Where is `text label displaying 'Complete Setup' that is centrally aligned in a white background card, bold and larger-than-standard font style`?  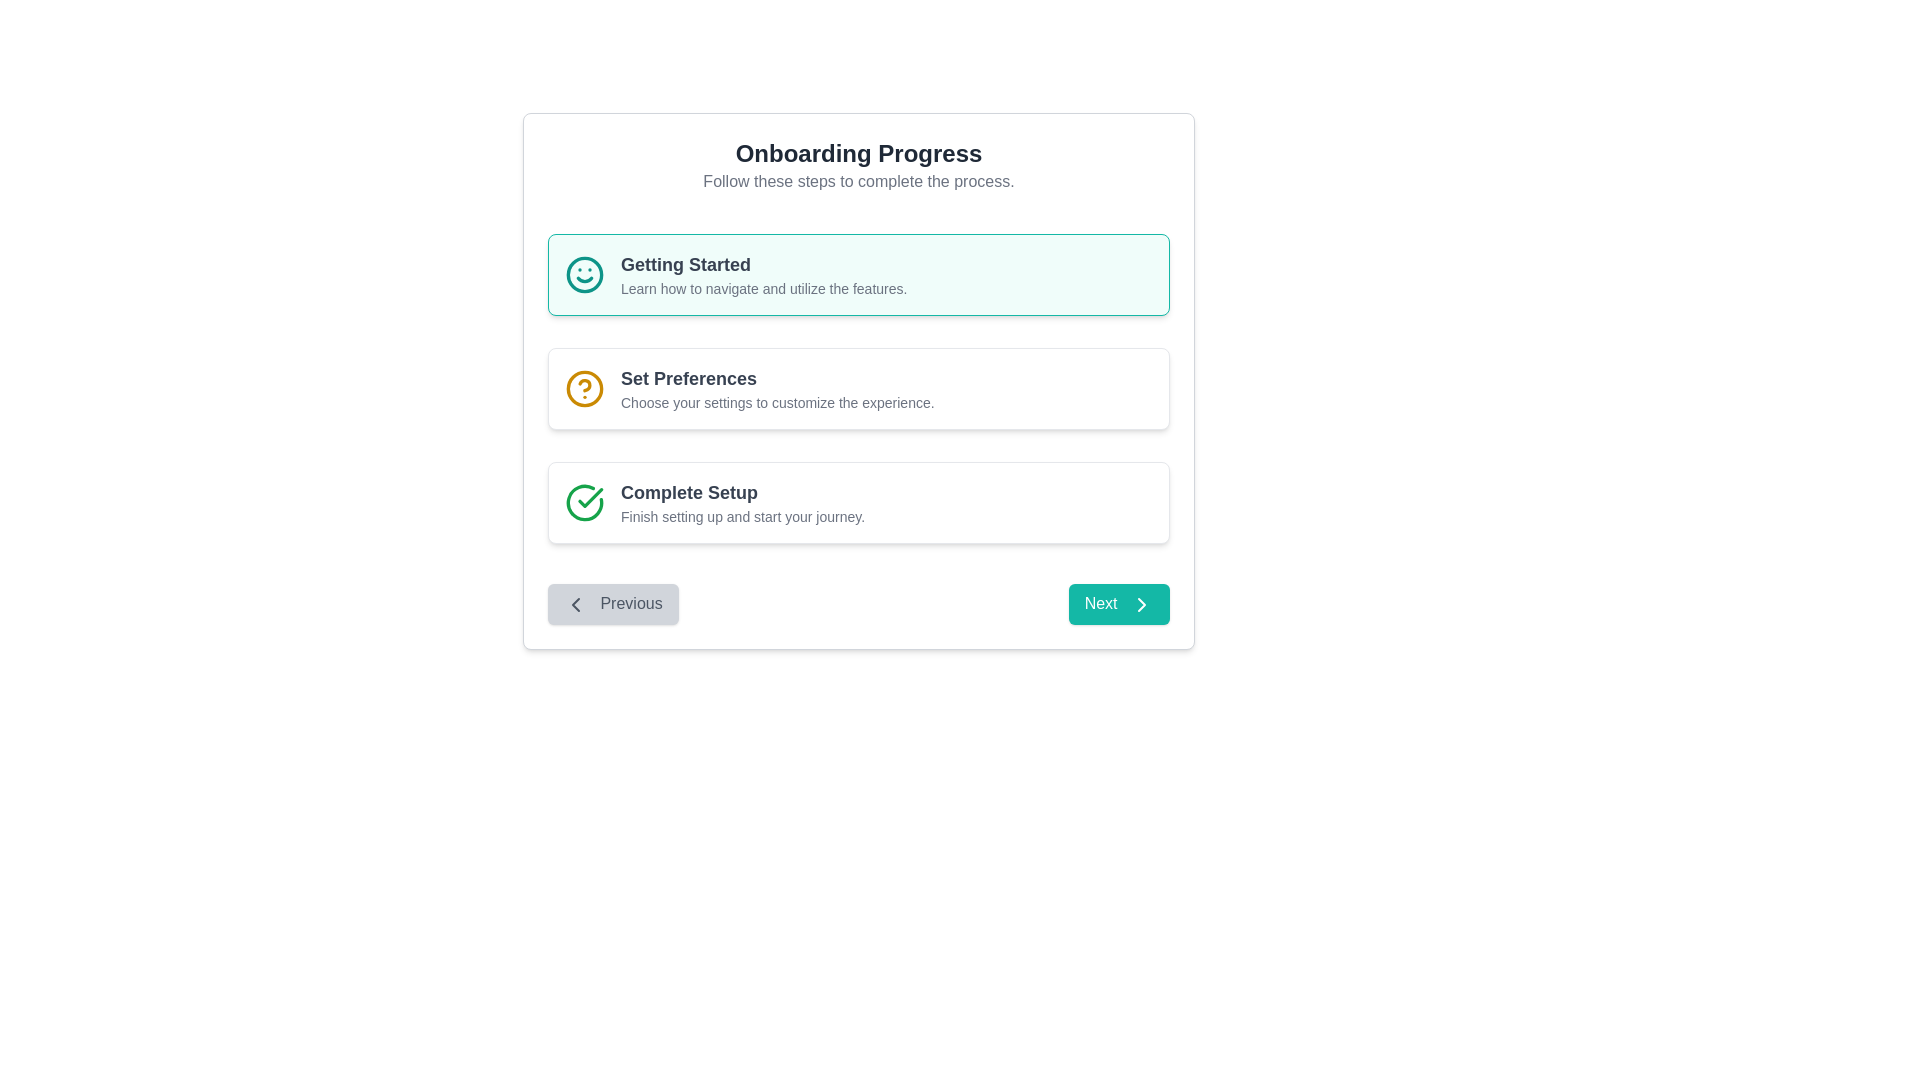 text label displaying 'Complete Setup' that is centrally aligned in a white background card, bold and larger-than-standard font style is located at coordinates (742, 493).